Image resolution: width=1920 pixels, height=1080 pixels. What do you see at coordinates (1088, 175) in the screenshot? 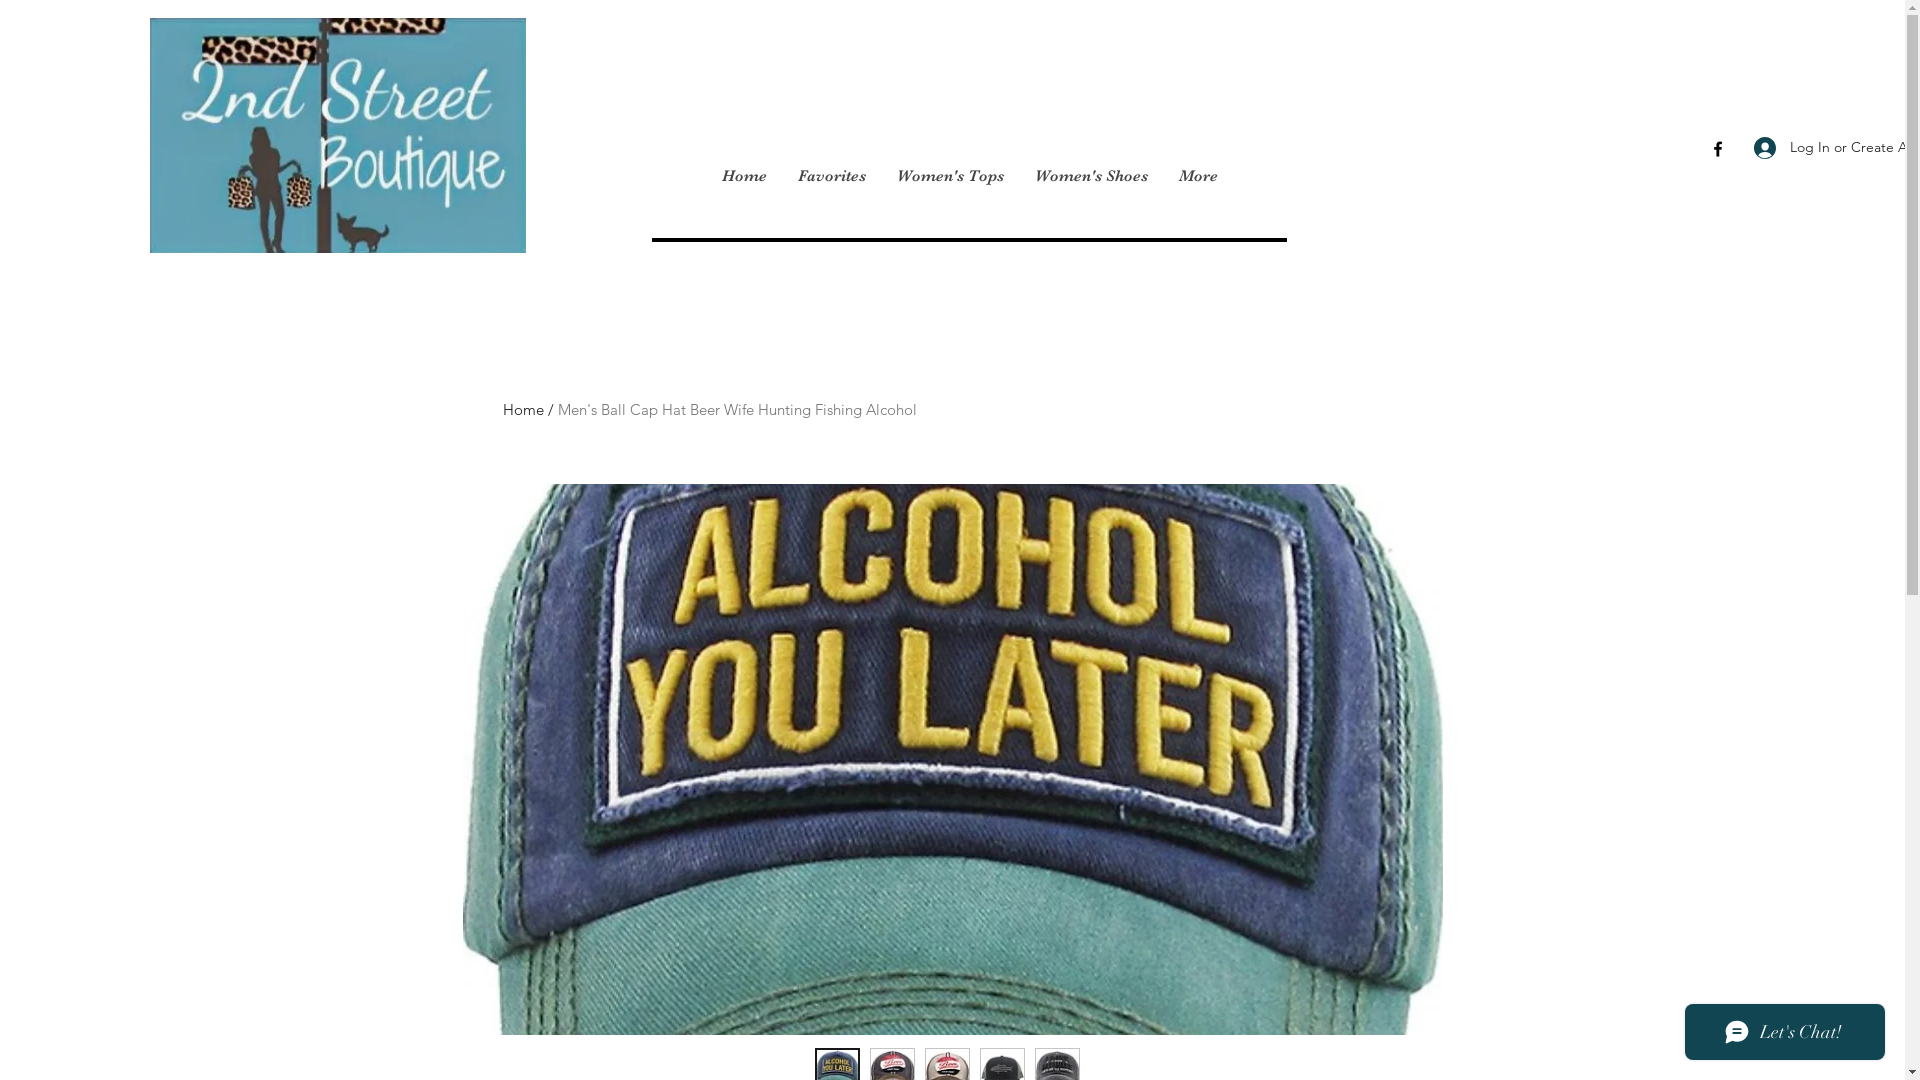
I see `'Women's Shoes'` at bounding box center [1088, 175].